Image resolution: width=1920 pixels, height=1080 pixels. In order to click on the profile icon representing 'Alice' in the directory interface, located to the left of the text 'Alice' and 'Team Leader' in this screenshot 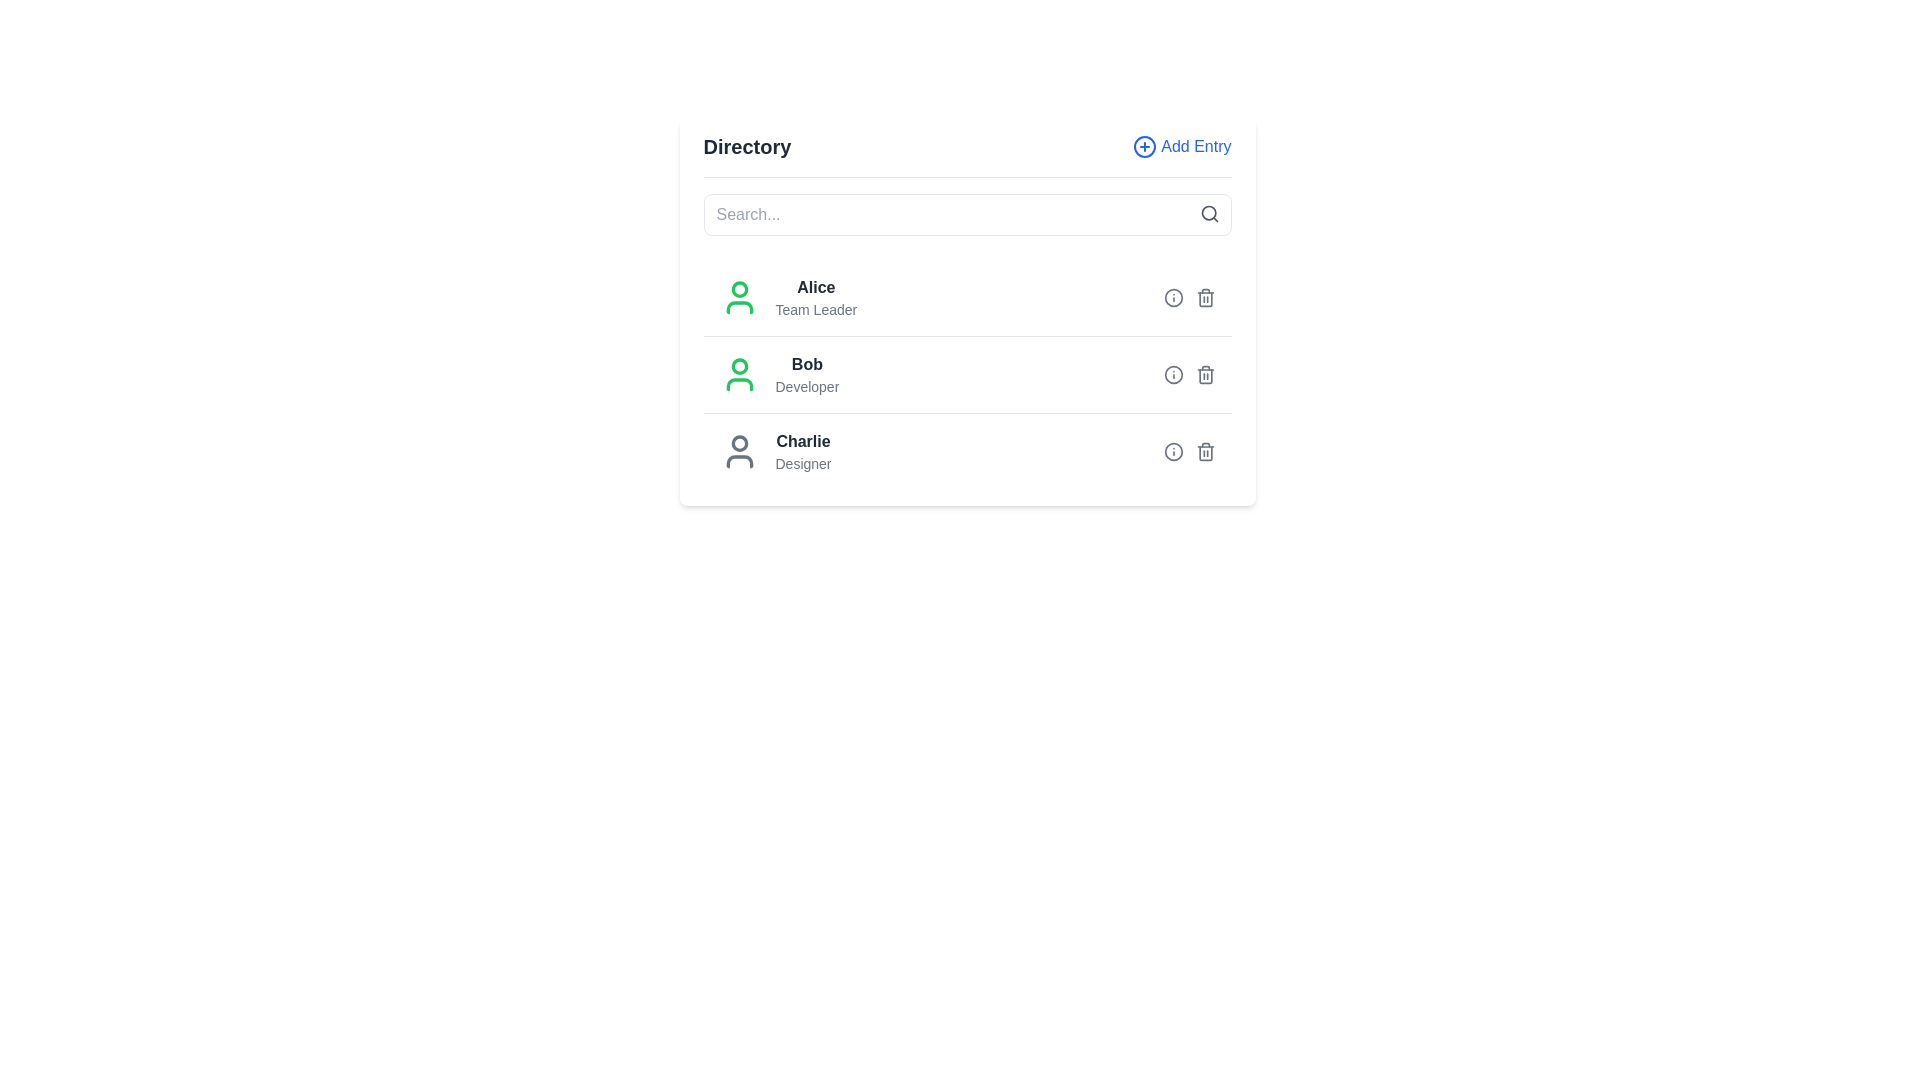, I will do `click(738, 297)`.